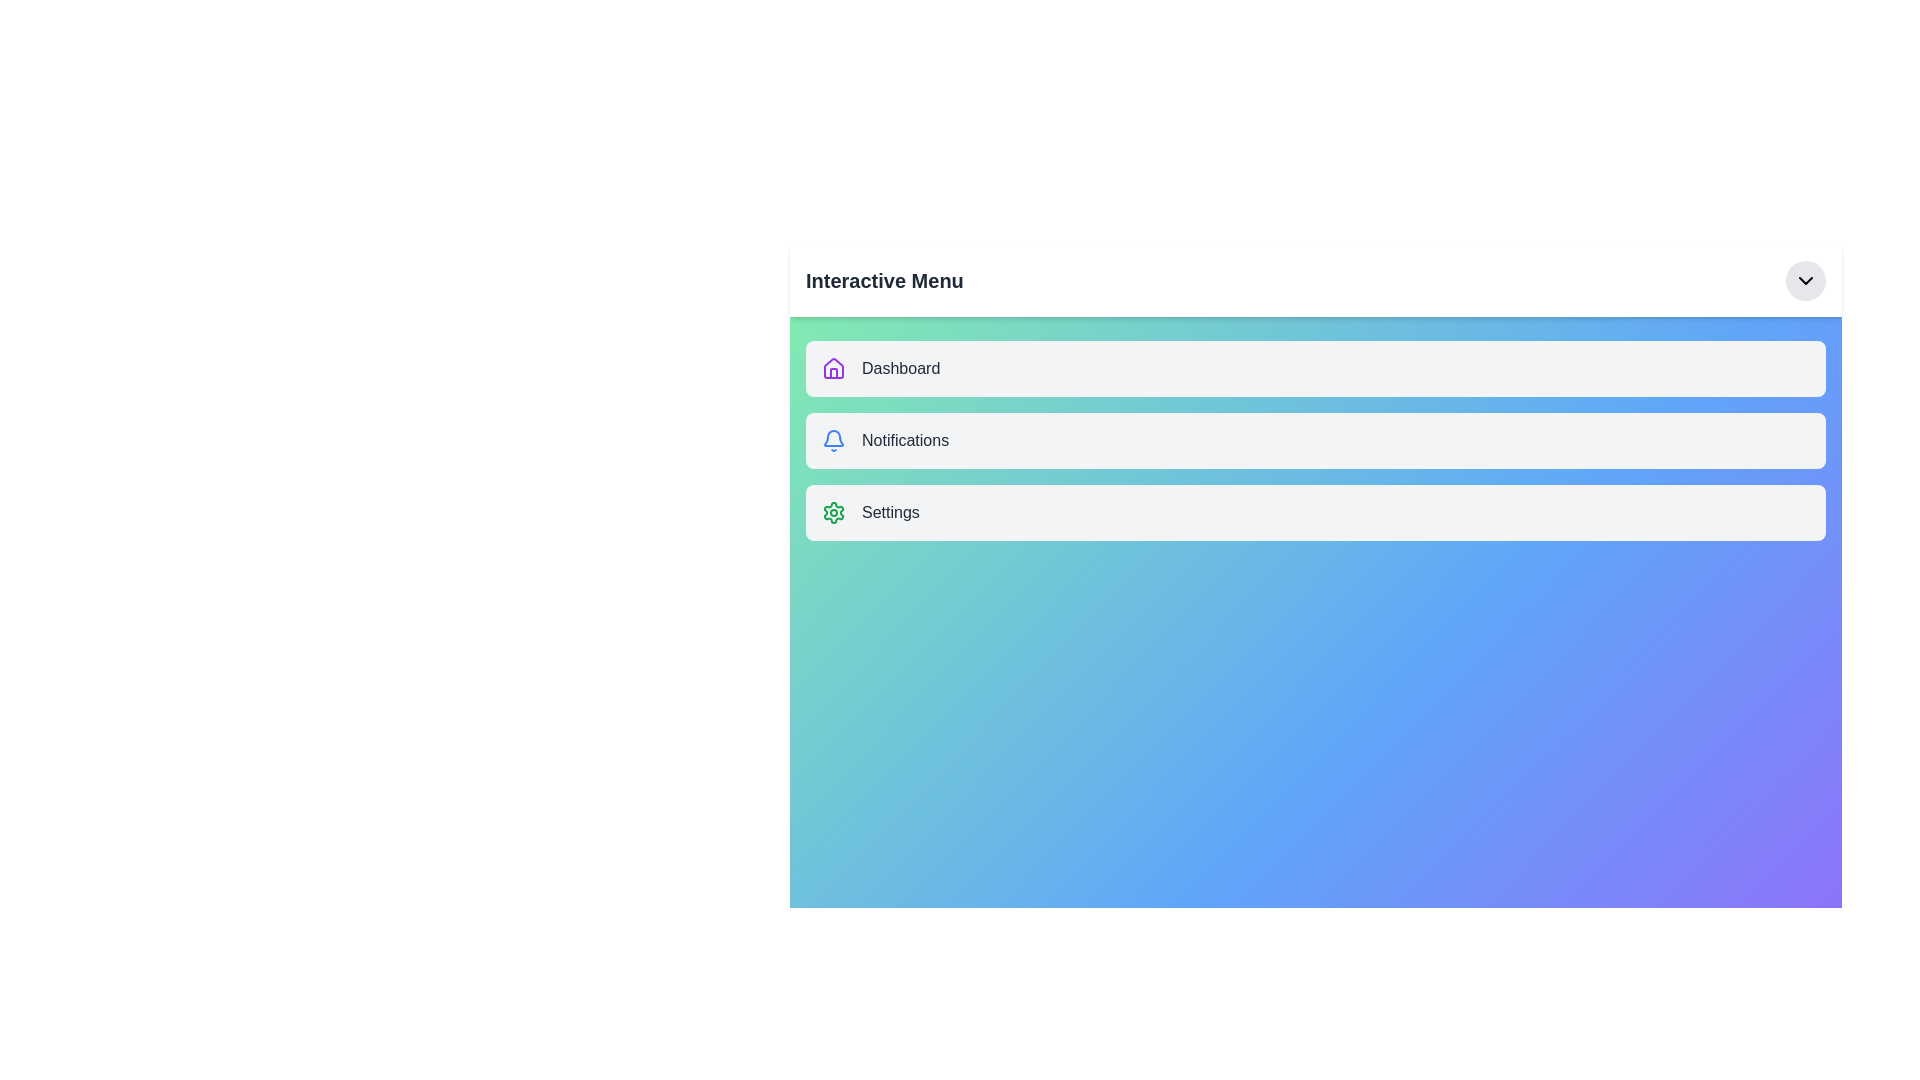 This screenshot has width=1920, height=1080. I want to click on the 'Notifications' menu item, so click(1315, 439).